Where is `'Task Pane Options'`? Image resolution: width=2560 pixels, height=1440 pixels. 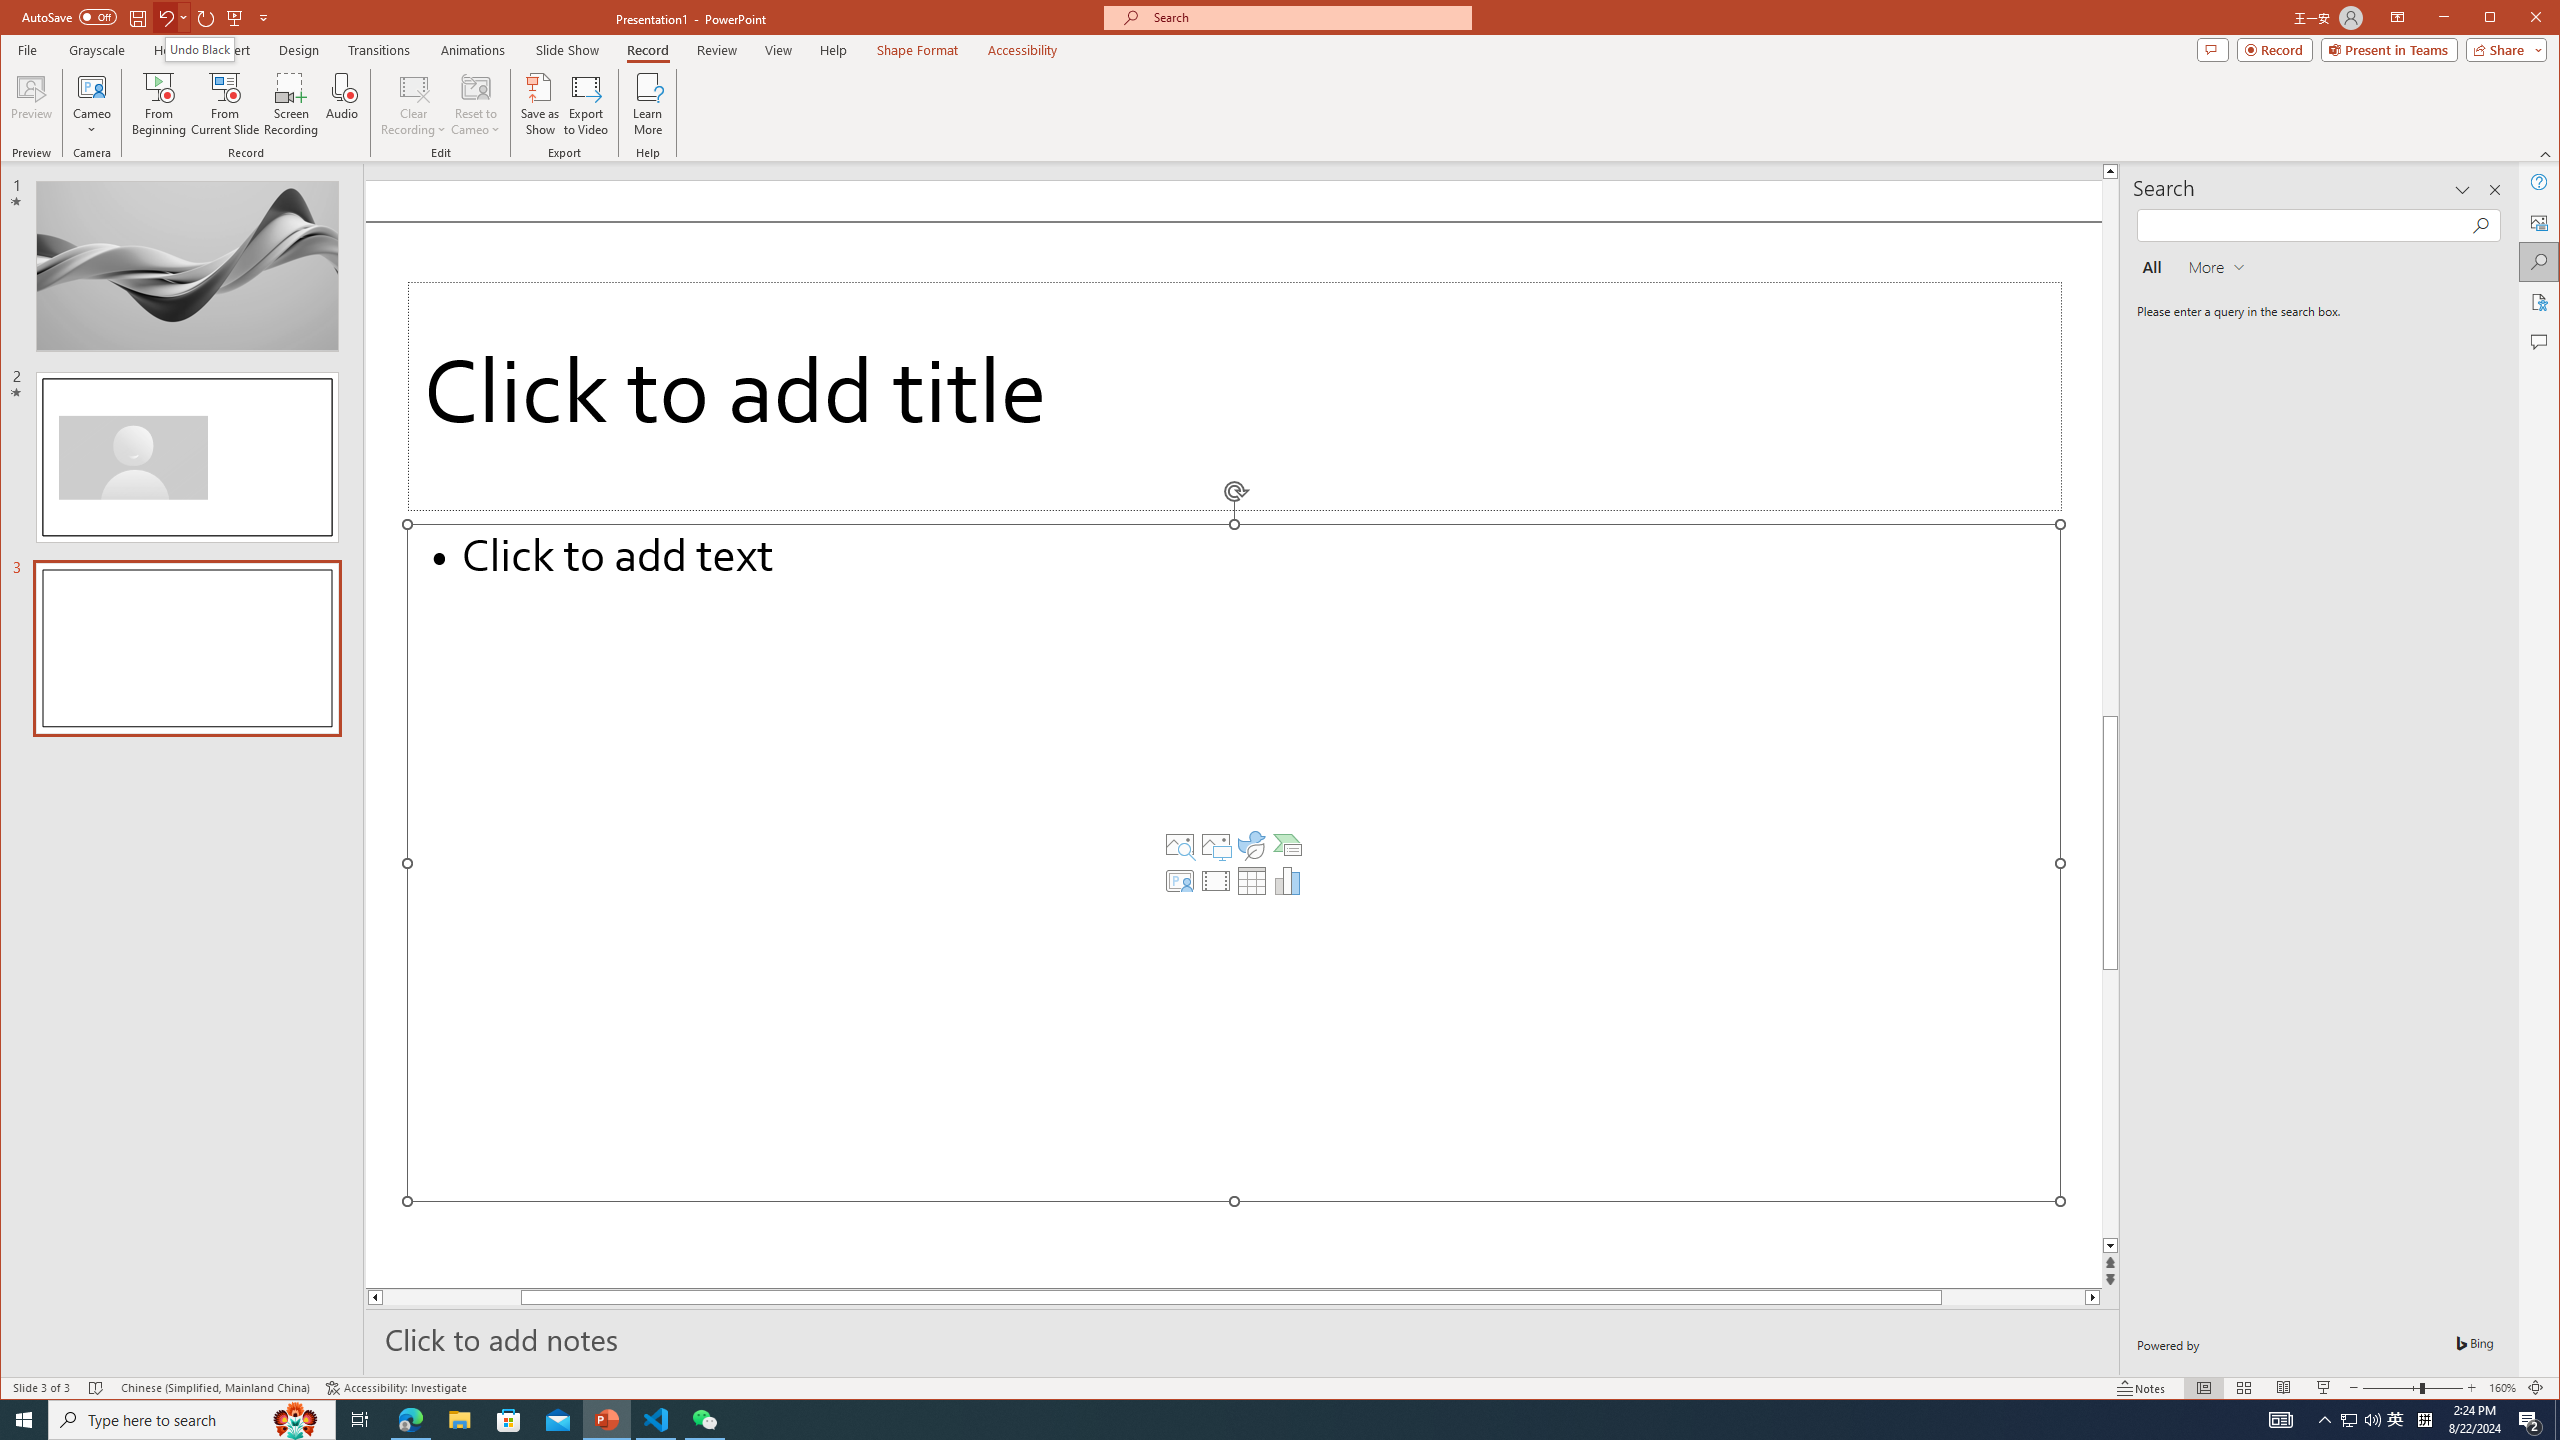 'Task Pane Options' is located at coordinates (2462, 189).